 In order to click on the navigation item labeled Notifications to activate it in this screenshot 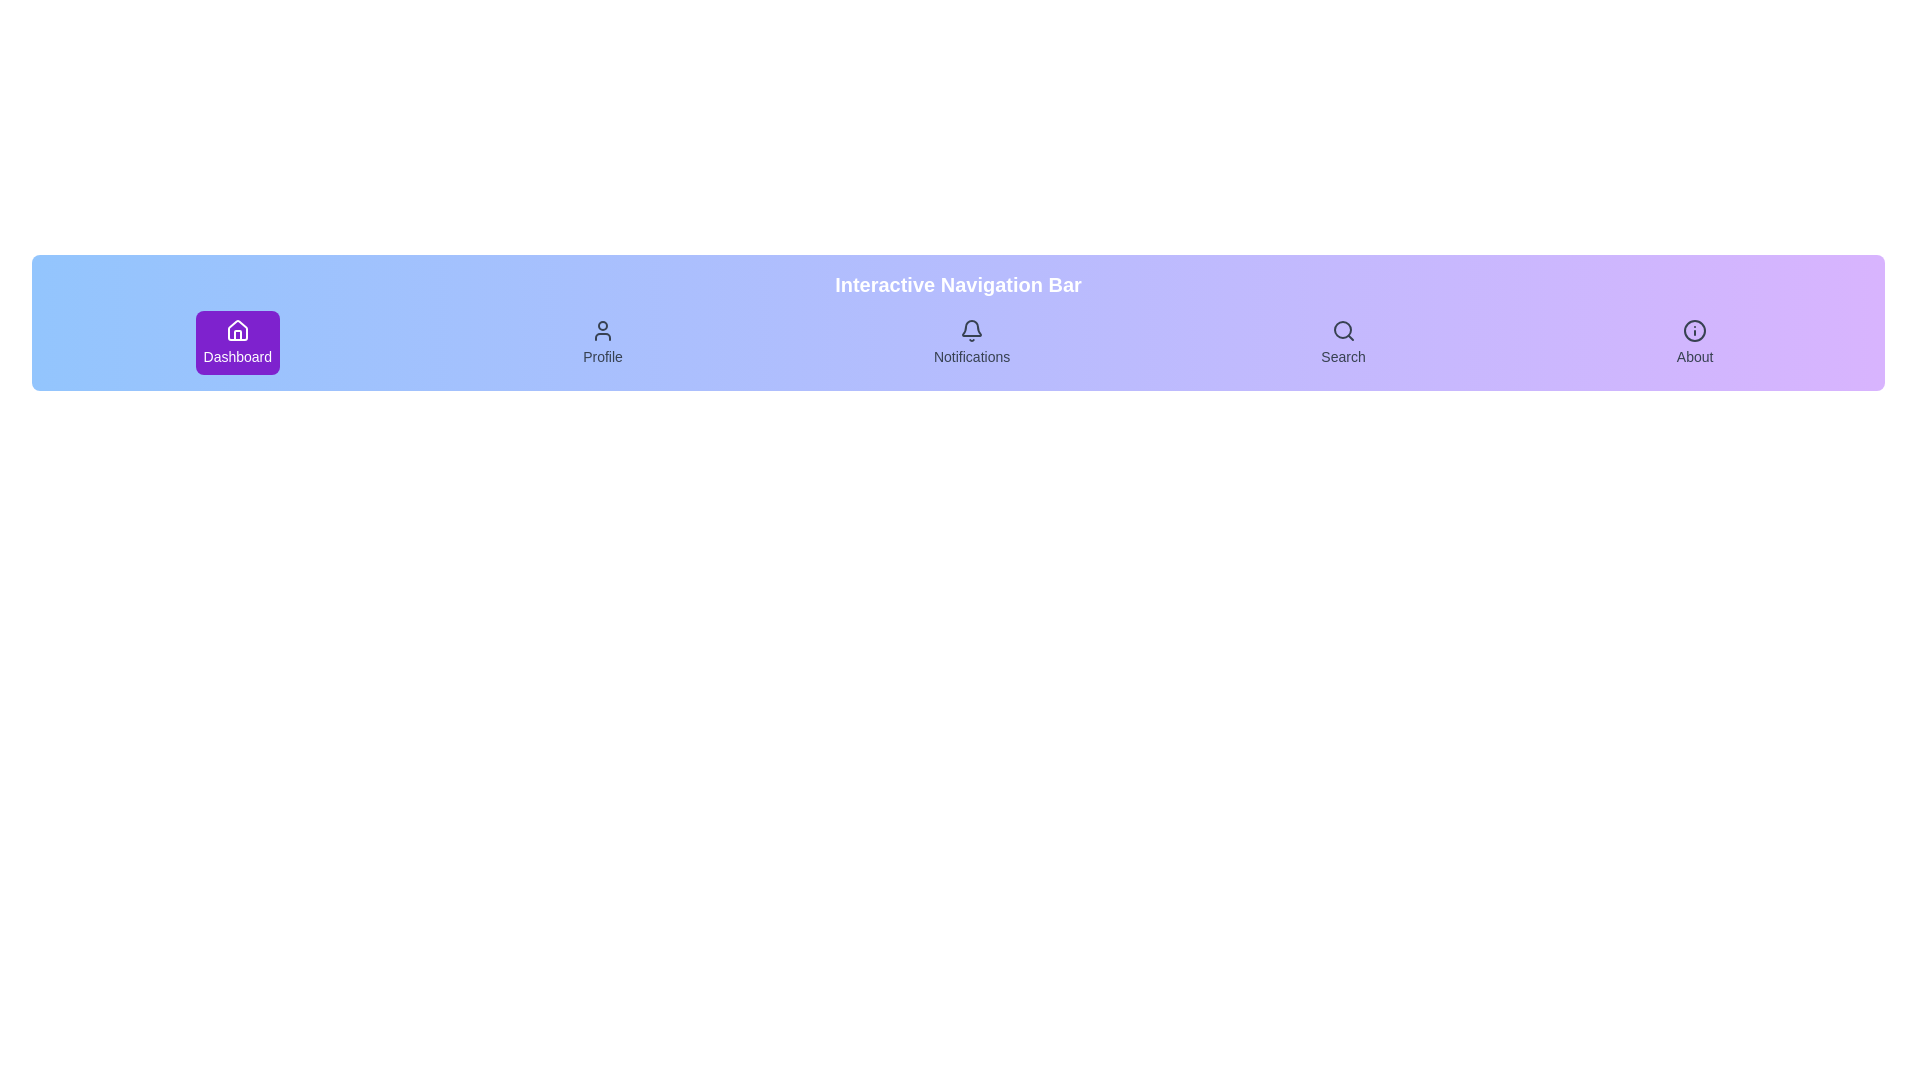, I will do `click(972, 342)`.